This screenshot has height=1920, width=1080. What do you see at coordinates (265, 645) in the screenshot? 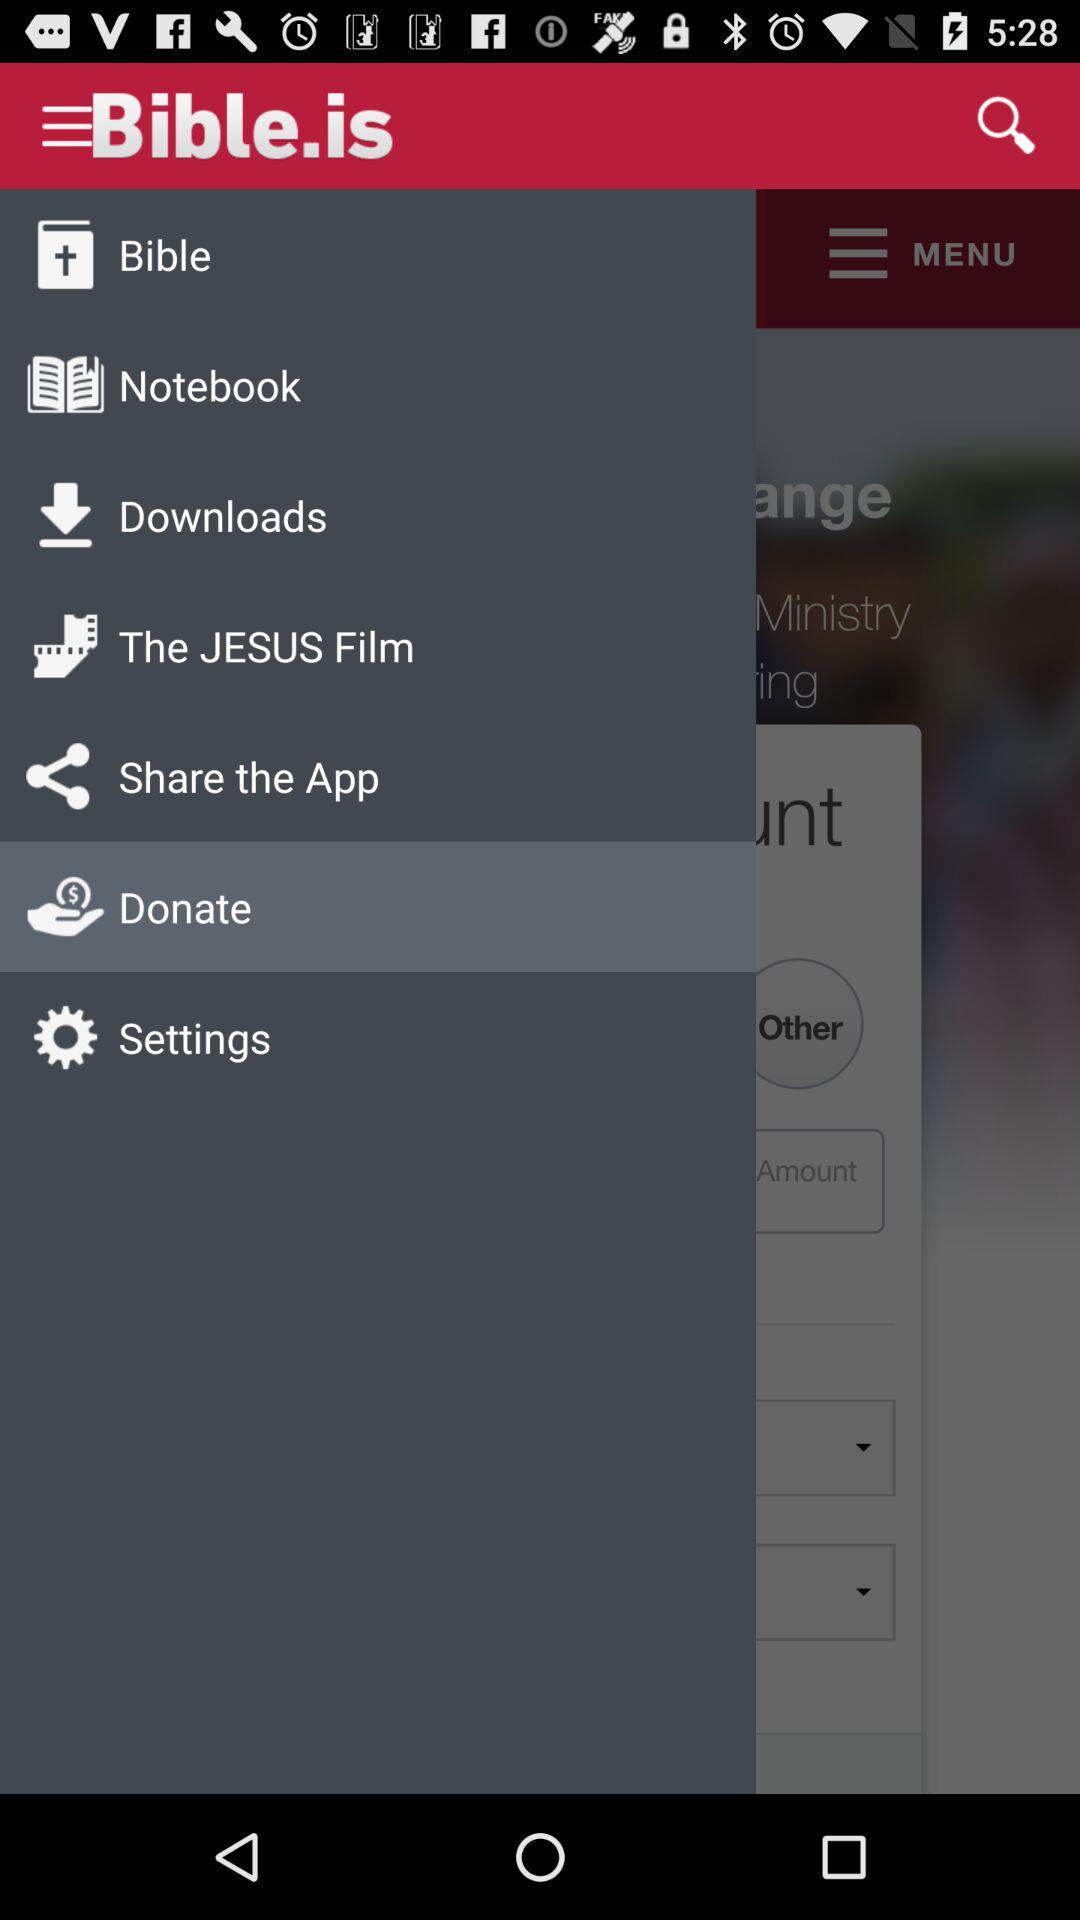
I see `item below the downloads` at bounding box center [265, 645].